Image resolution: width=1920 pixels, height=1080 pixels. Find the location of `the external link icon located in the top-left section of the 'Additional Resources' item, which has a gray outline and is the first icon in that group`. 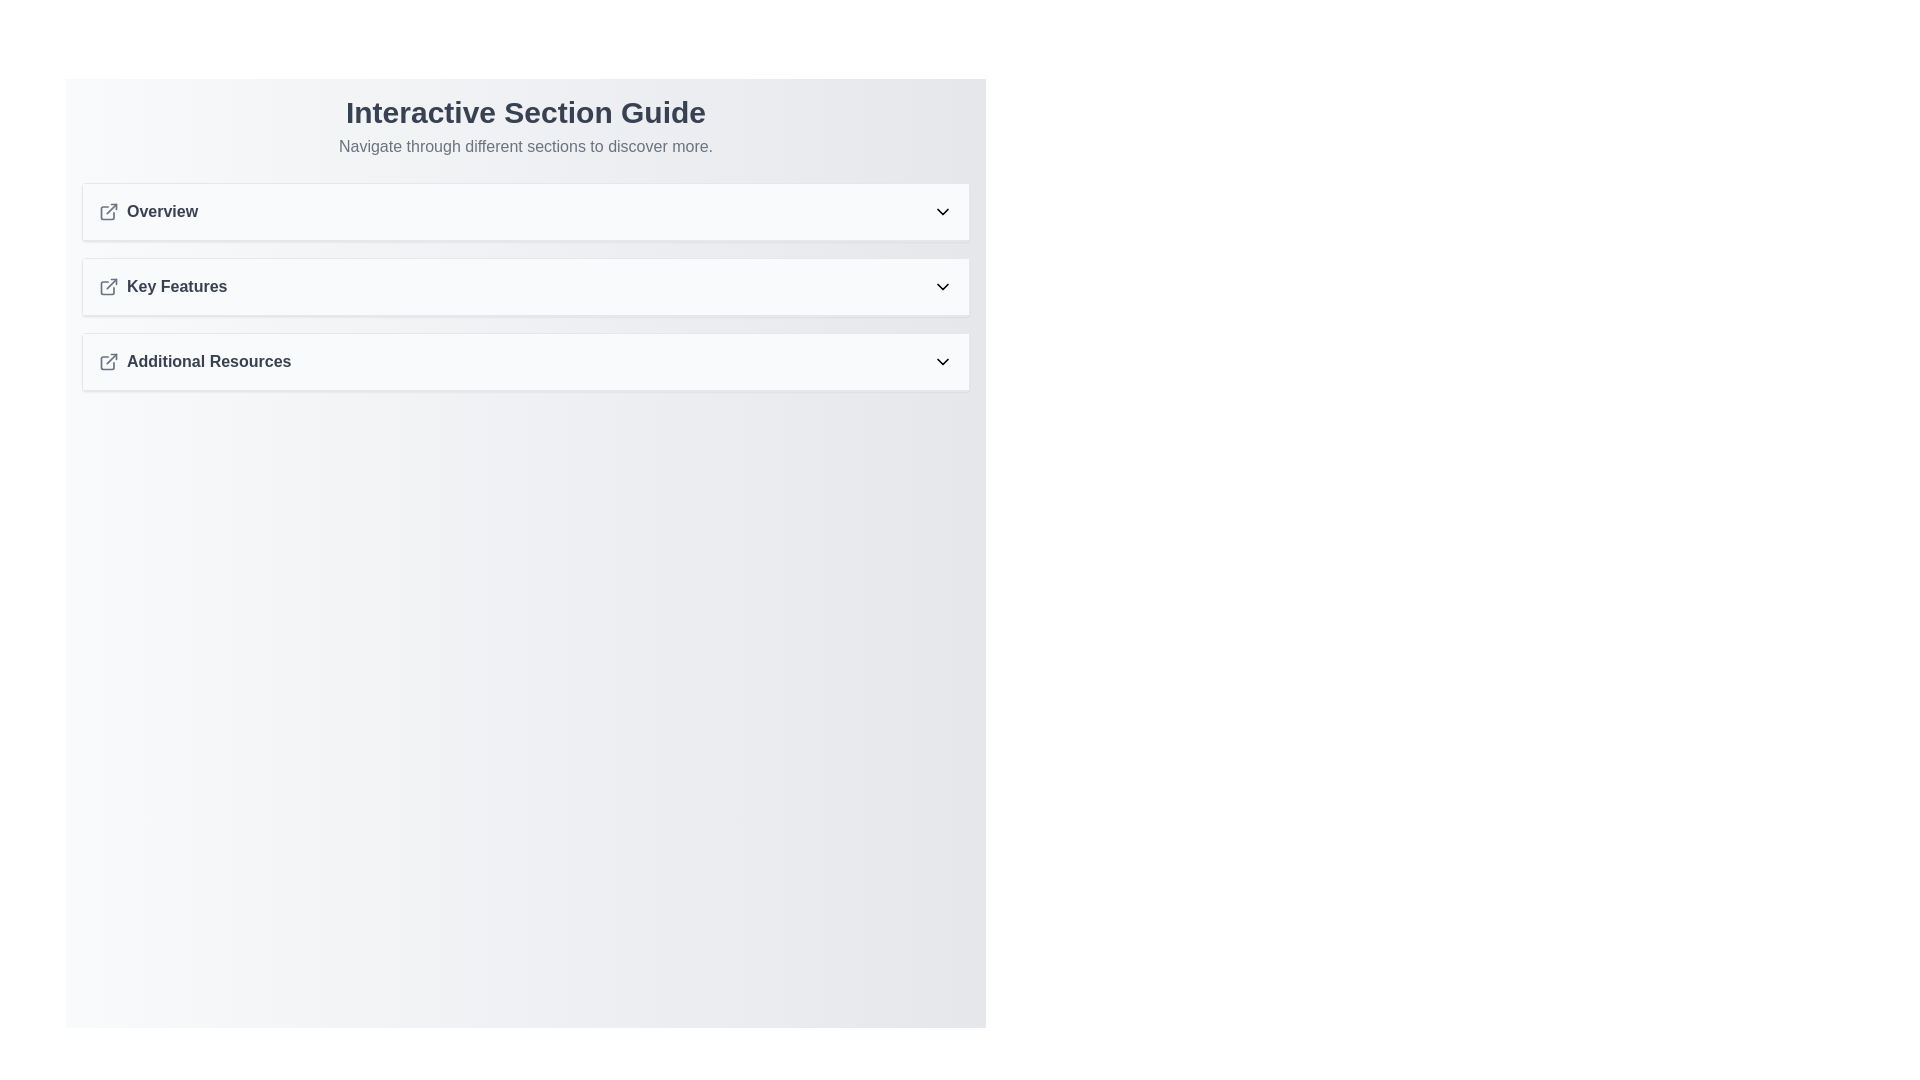

the external link icon located in the top-left section of the 'Additional Resources' item, which has a gray outline and is the first icon in that group is located at coordinates (108, 362).